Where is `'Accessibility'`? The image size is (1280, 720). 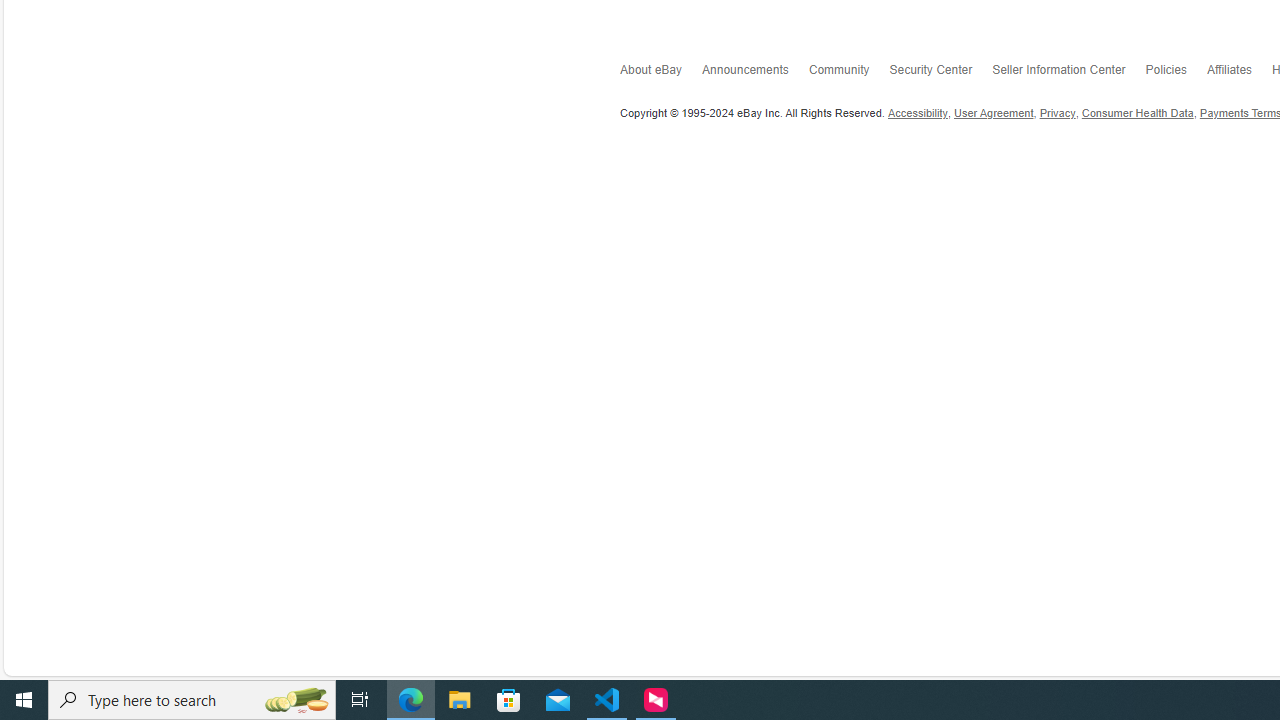
'Accessibility' is located at coordinates (916, 113).